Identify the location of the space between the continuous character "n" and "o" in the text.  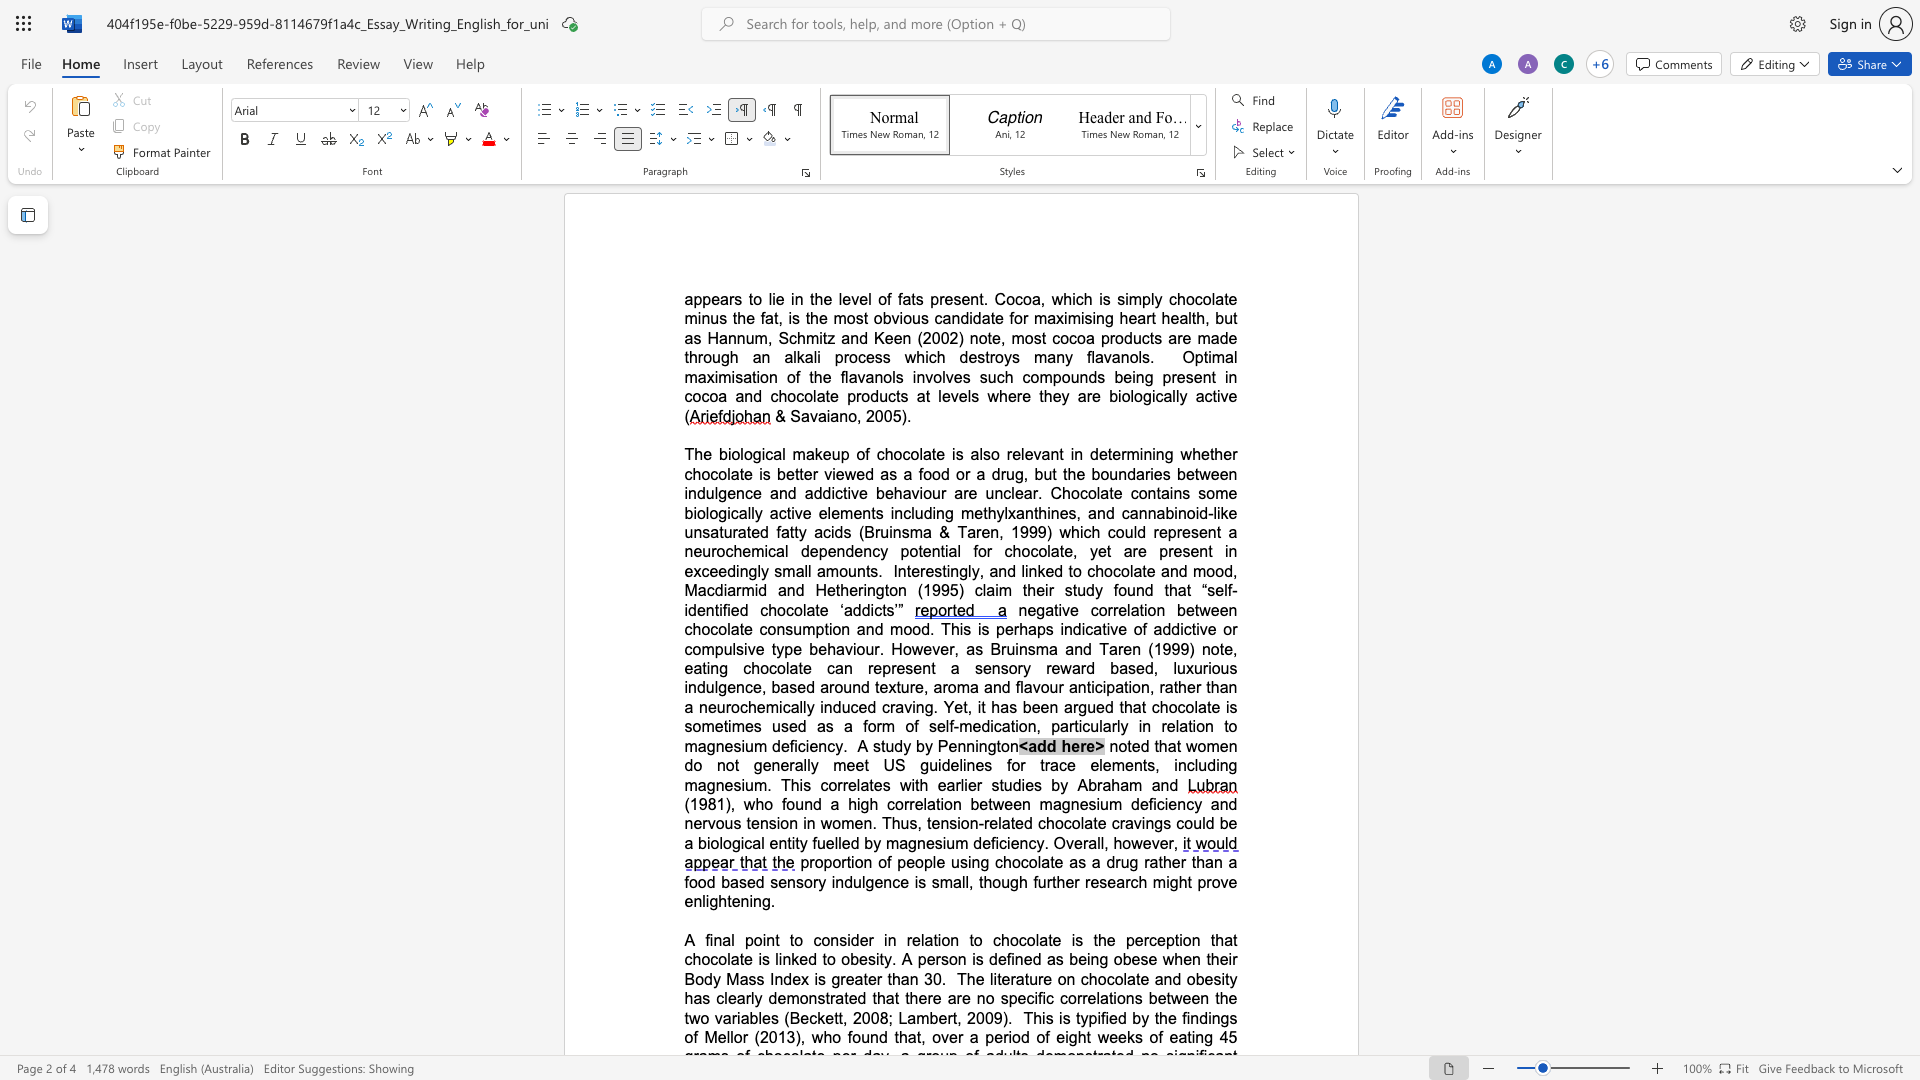
(848, 415).